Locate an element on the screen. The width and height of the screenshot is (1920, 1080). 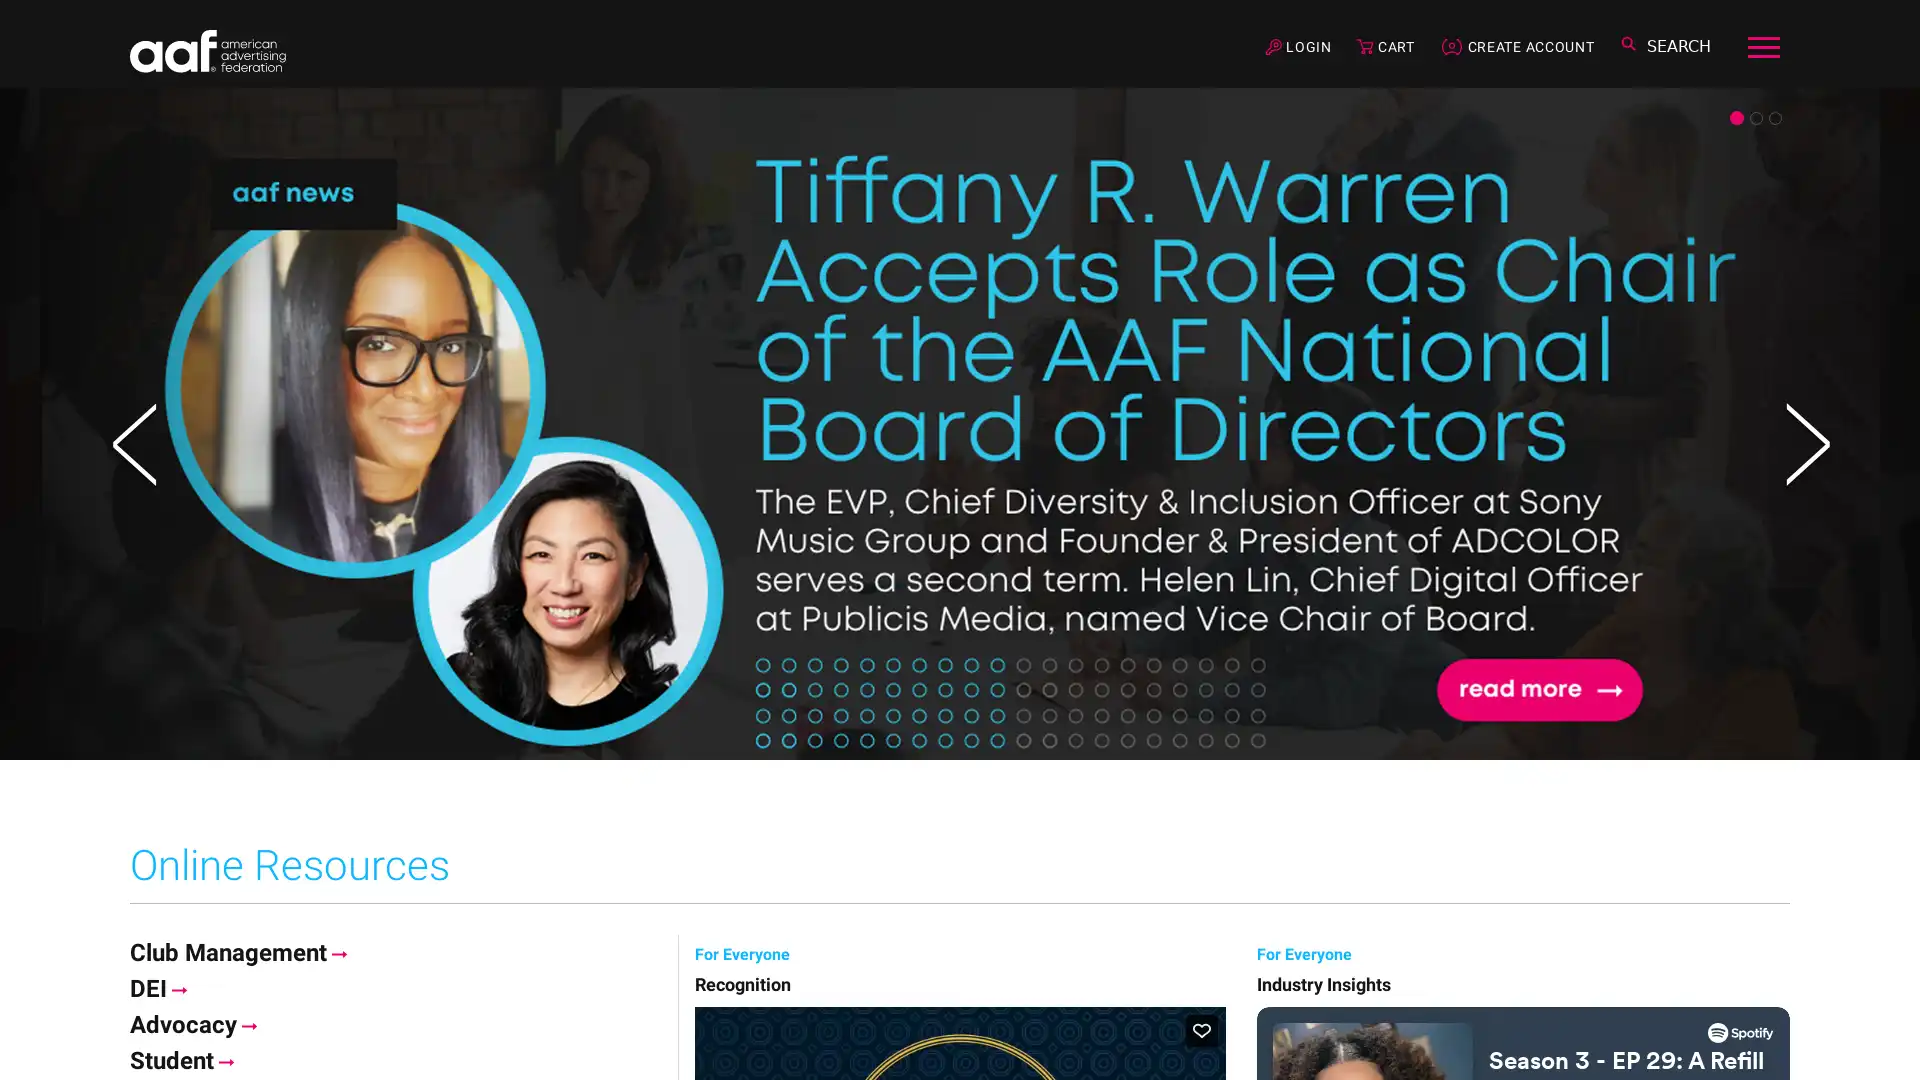
Toggle search is located at coordinates (1628, 45).